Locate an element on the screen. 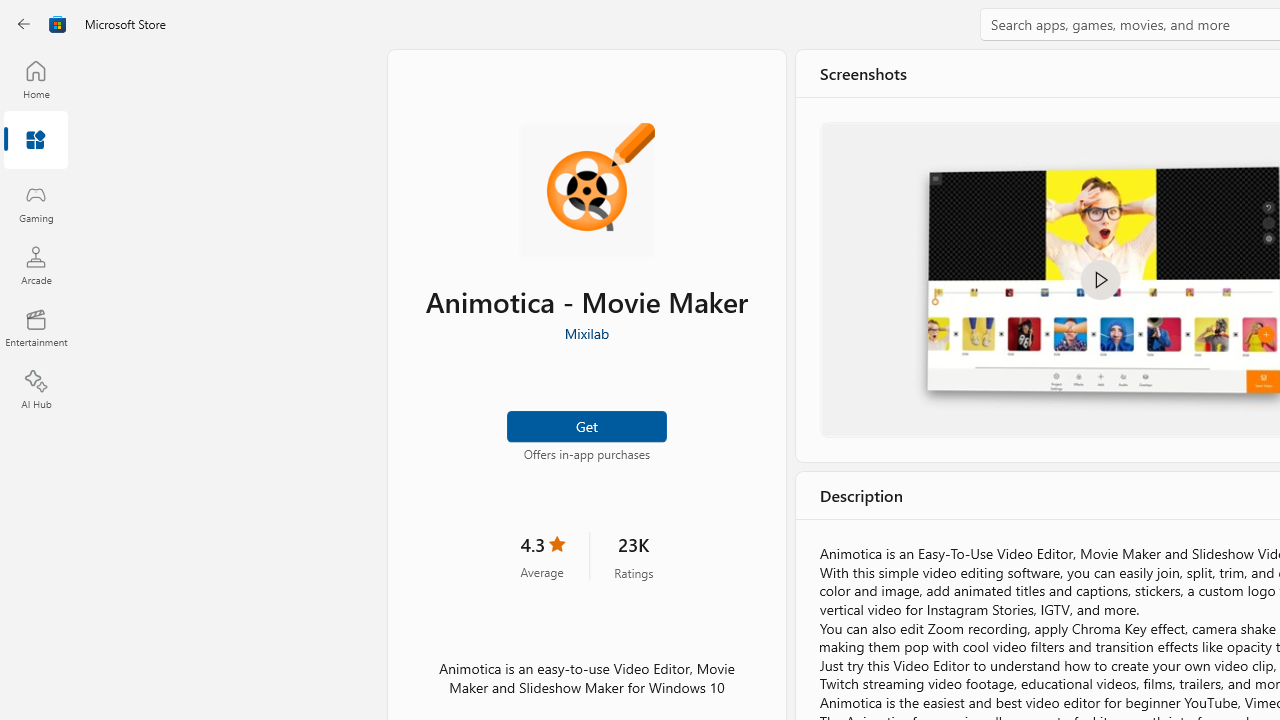 The image size is (1280, 720). 'Entertainment' is located at coordinates (35, 326).